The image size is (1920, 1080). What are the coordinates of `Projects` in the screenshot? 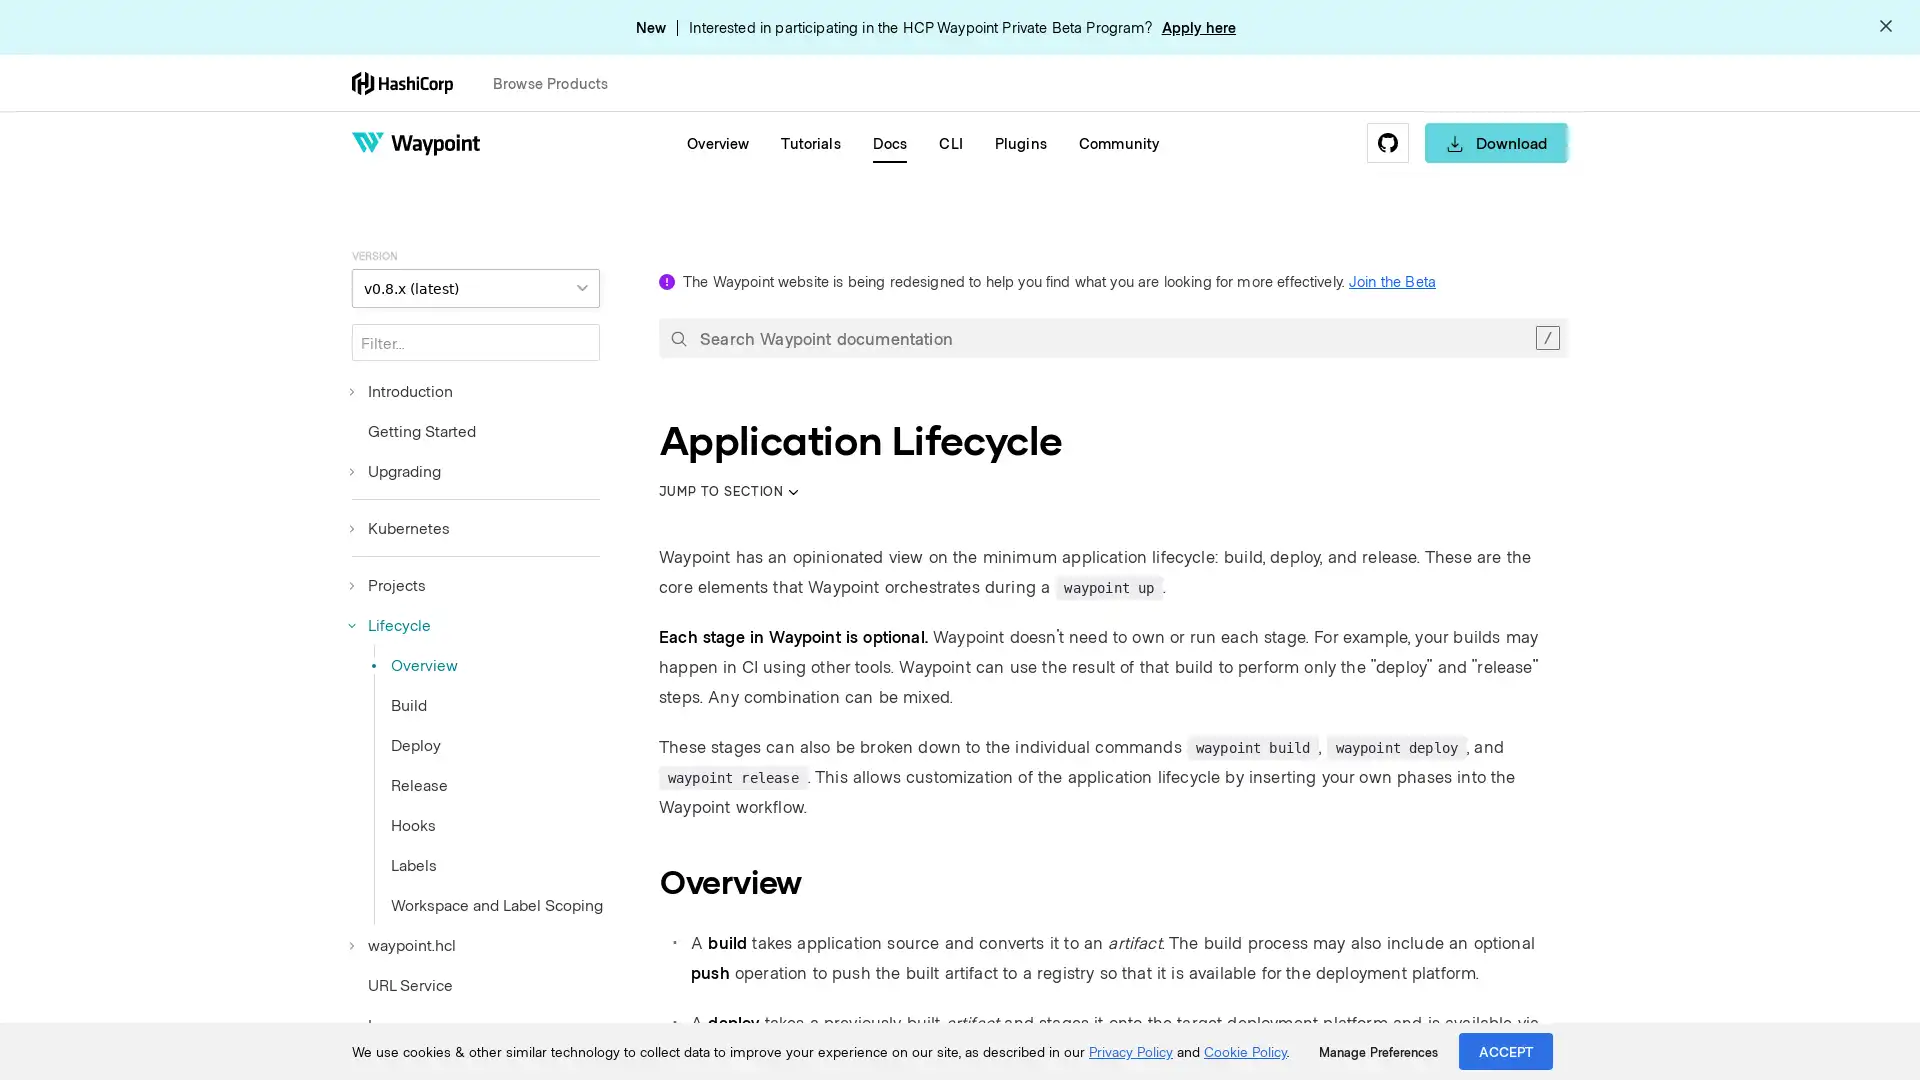 It's located at (388, 585).